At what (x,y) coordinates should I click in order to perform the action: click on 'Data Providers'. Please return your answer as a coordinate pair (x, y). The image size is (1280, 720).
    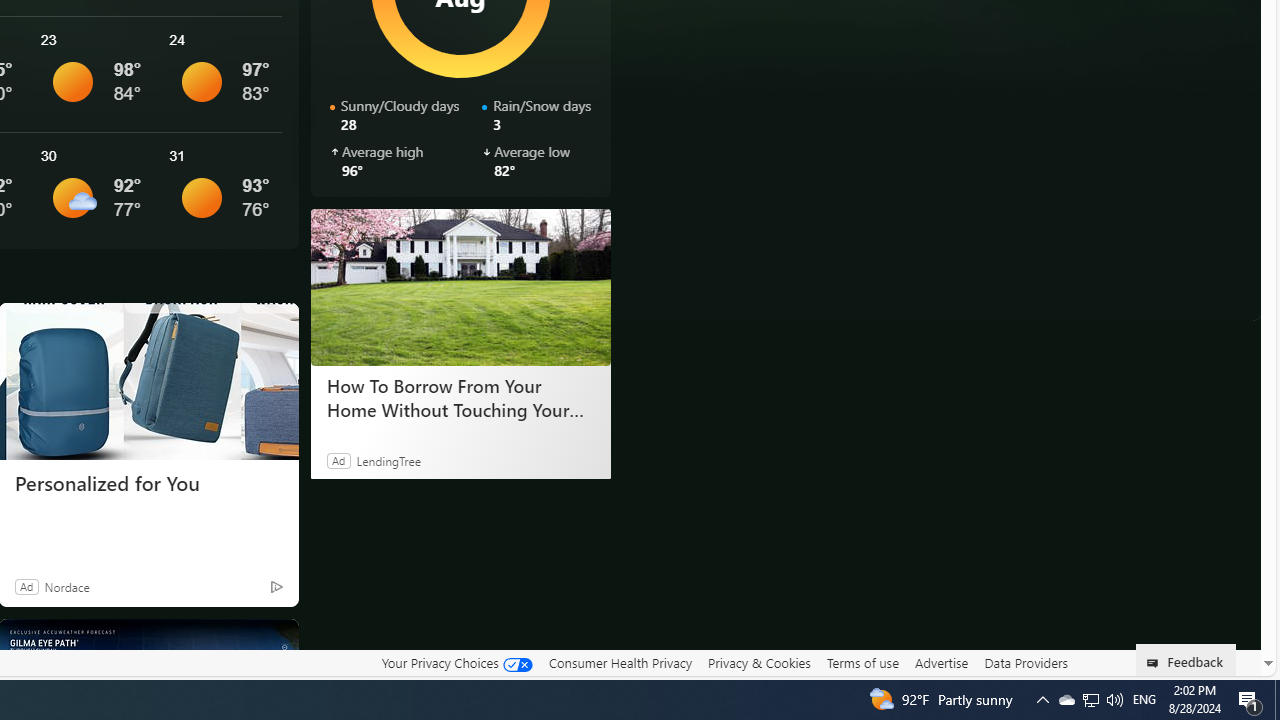
    Looking at the image, I should click on (1025, 662).